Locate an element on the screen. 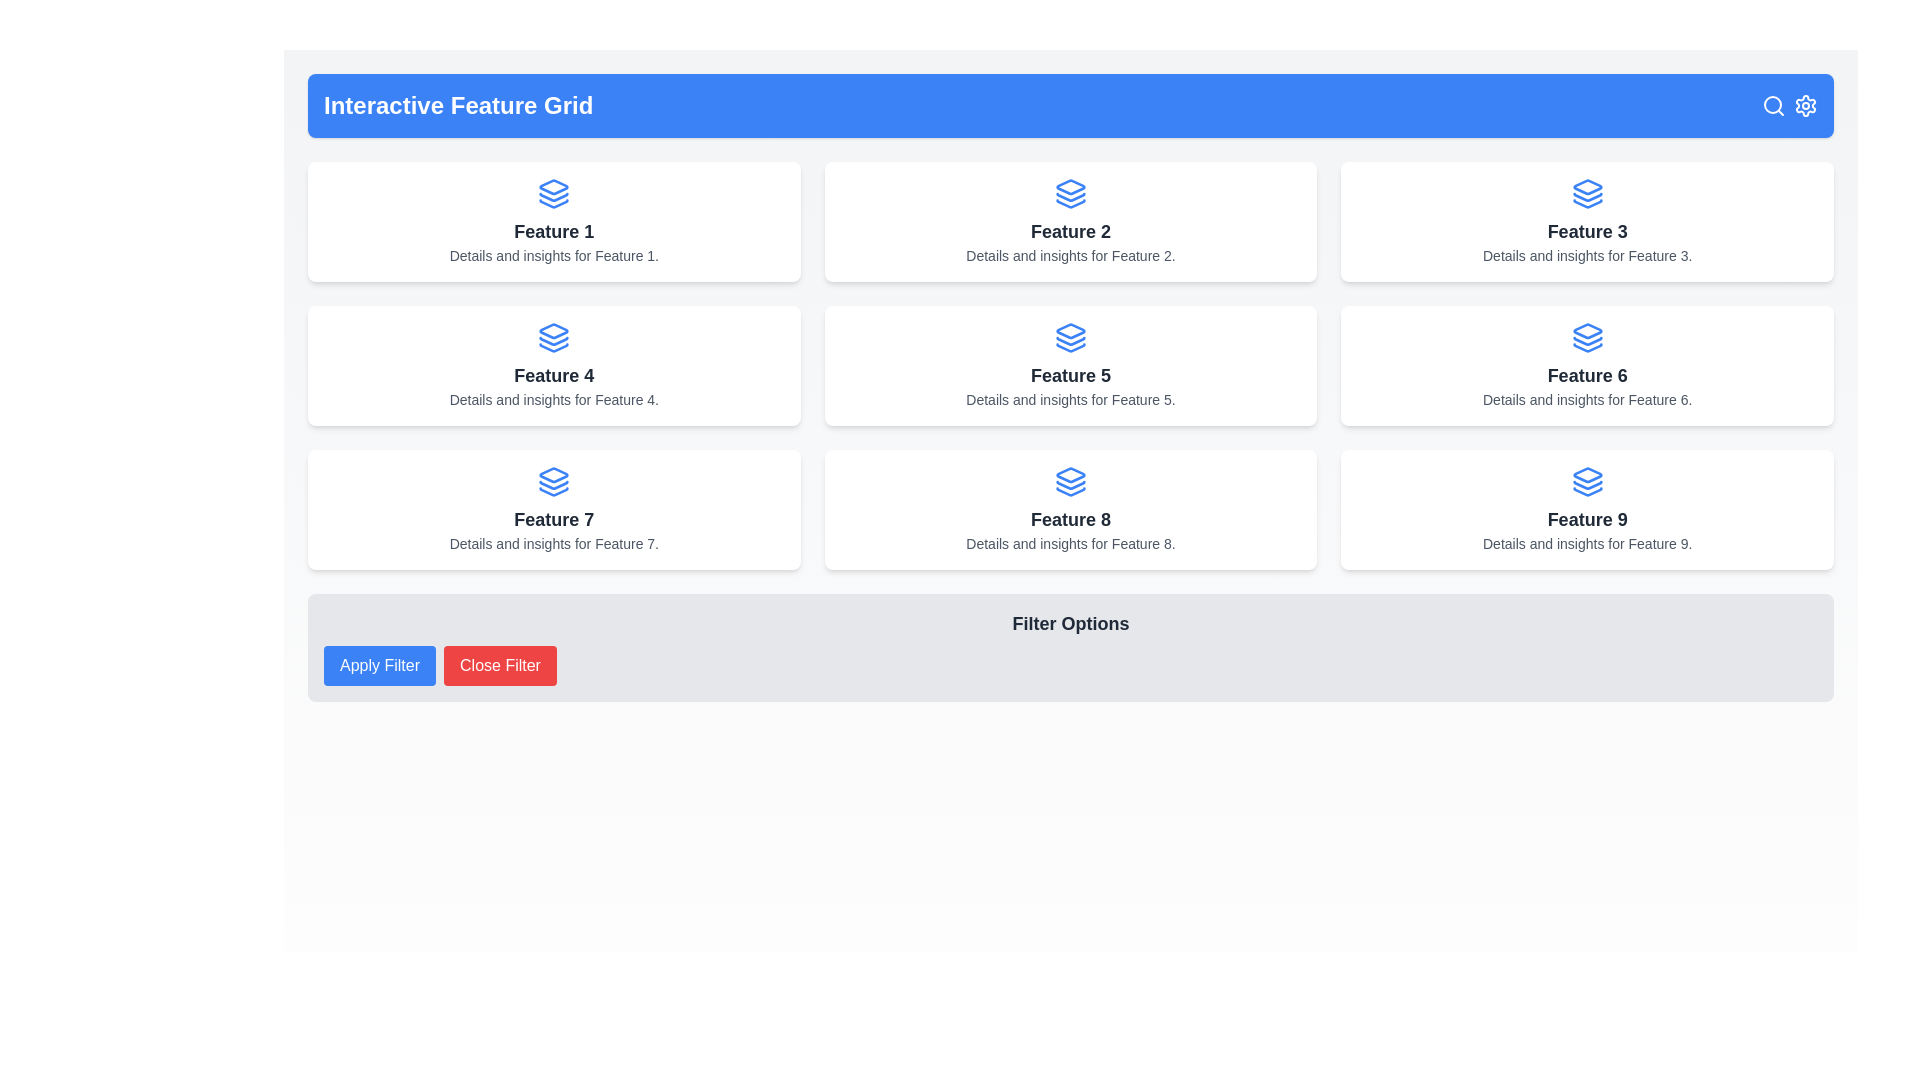 Image resolution: width=1920 pixels, height=1080 pixels. the Feature card titled 'Feature 6' which is located in the second row, third column of the grid layout, identifiable by its blue icon and description text is located at coordinates (1586, 366).